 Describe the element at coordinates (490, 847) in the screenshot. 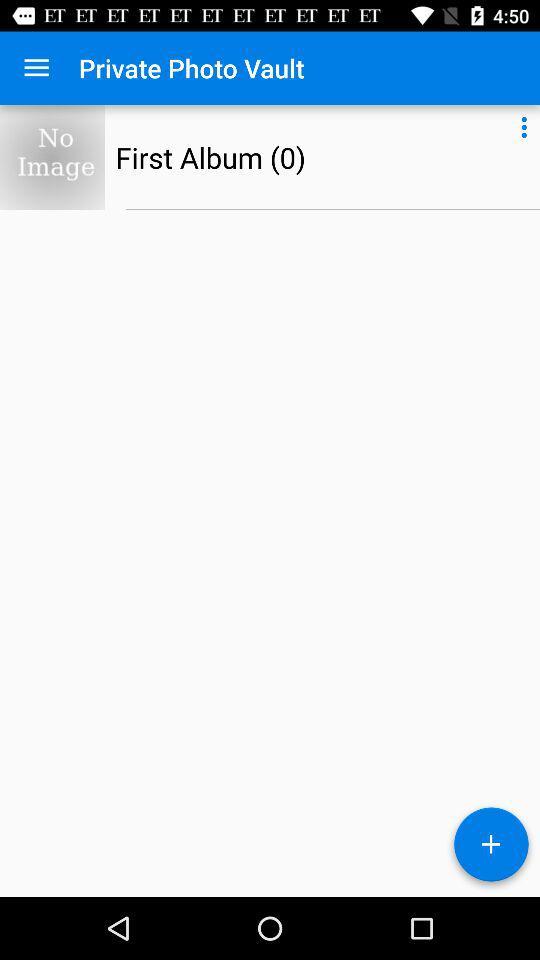

I see `go the add` at that location.